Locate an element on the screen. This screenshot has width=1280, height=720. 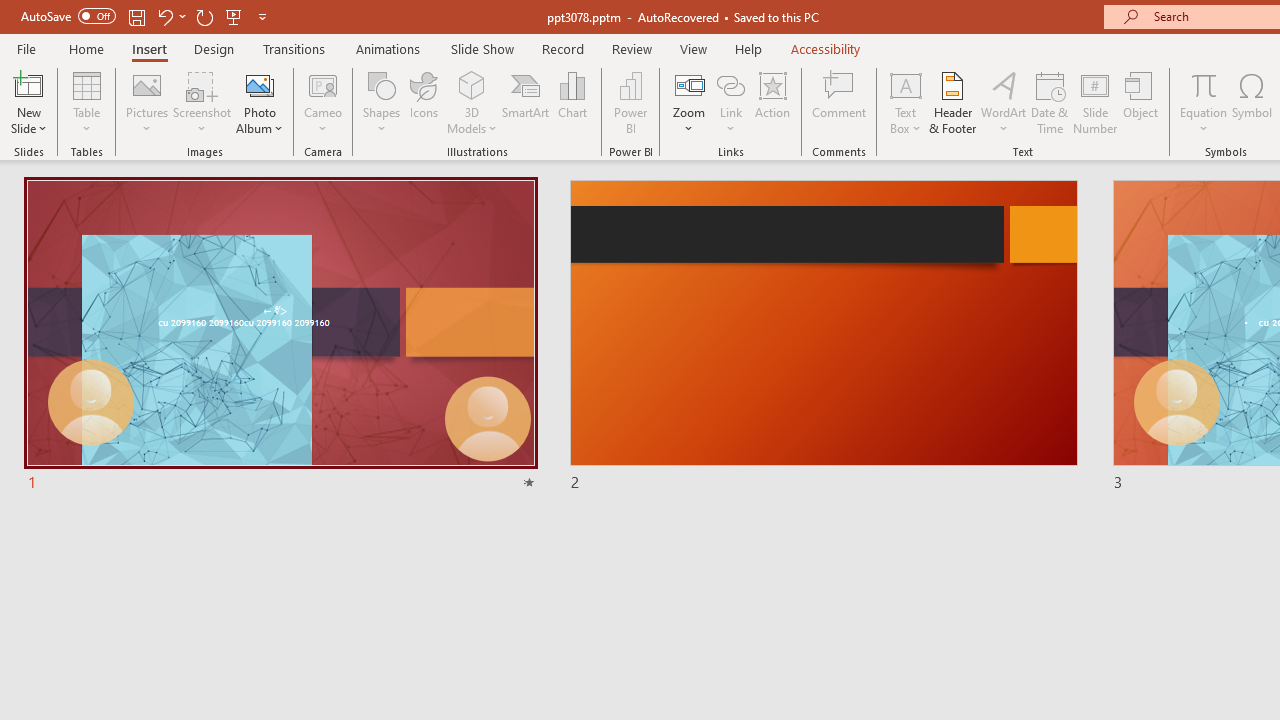
'Header & Footer...' is located at coordinates (951, 103).